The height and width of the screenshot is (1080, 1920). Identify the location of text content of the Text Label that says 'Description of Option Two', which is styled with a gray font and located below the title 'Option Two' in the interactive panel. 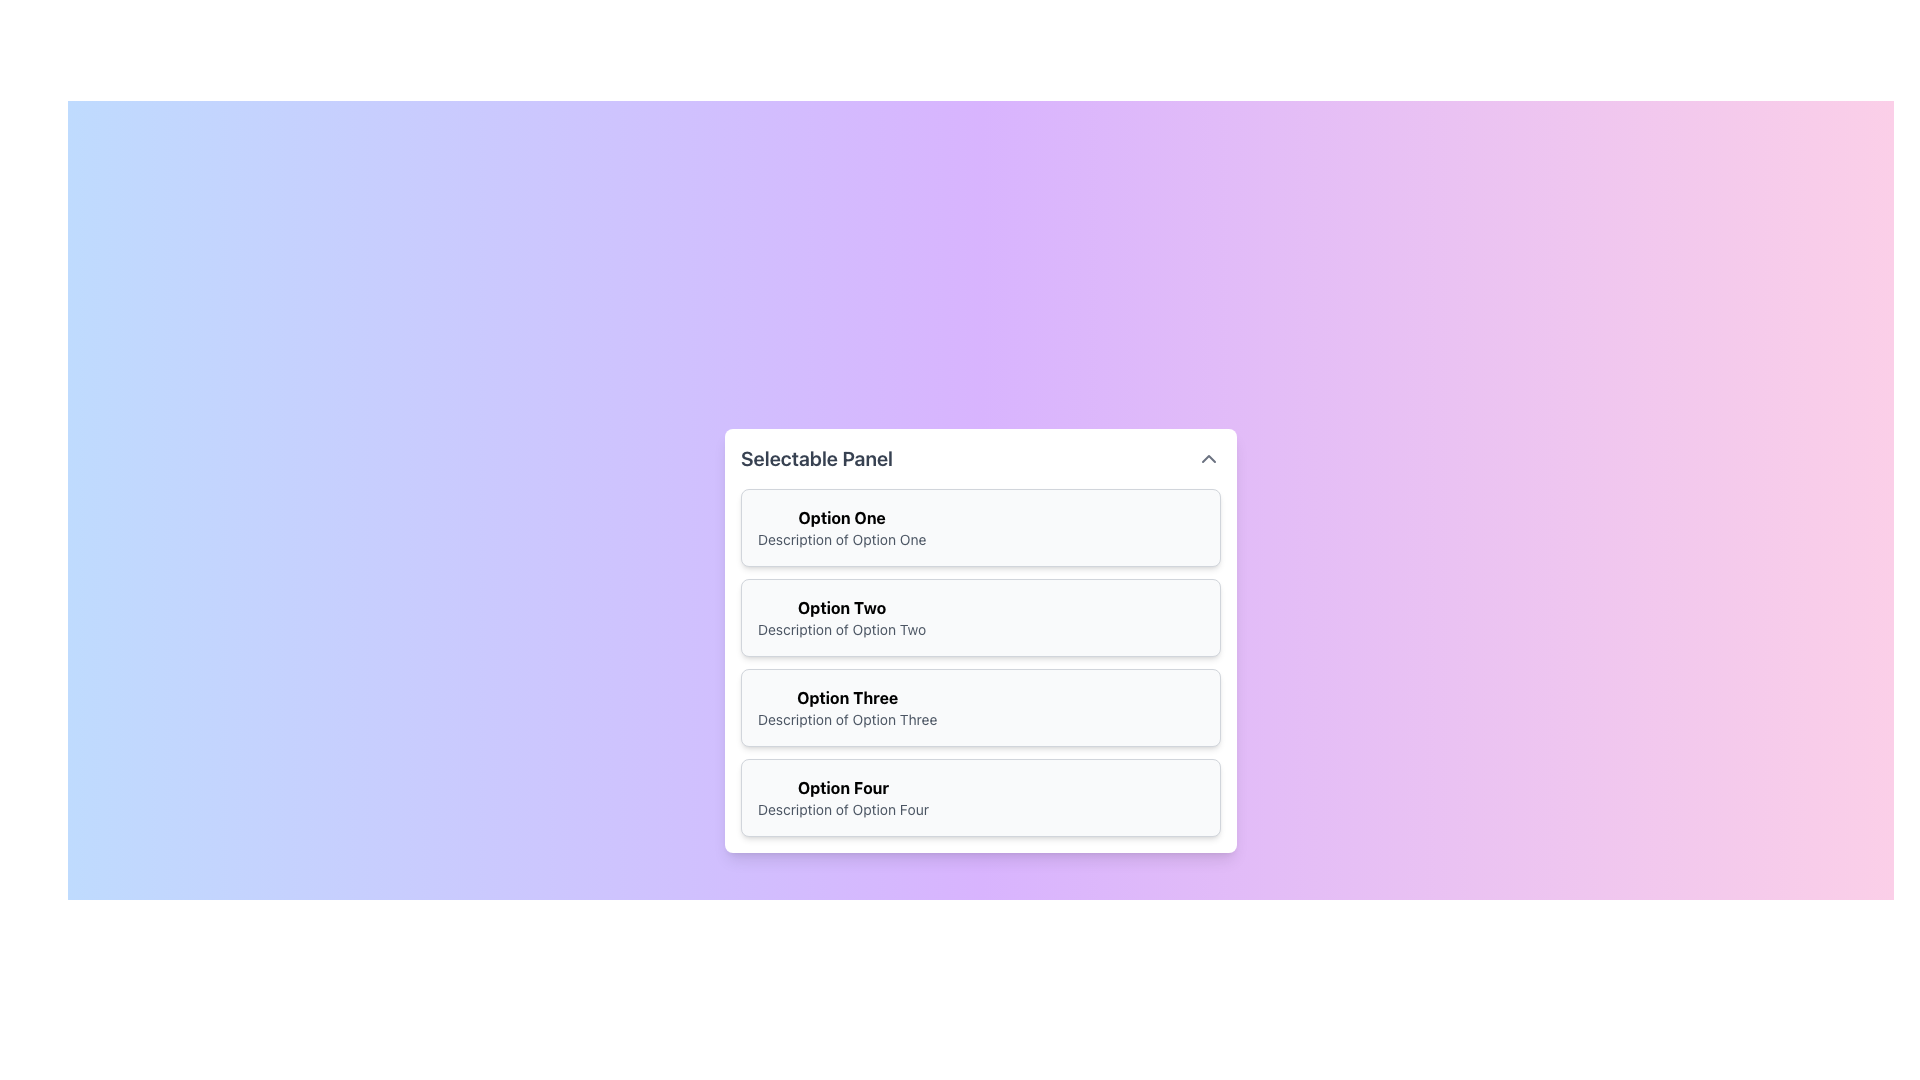
(842, 628).